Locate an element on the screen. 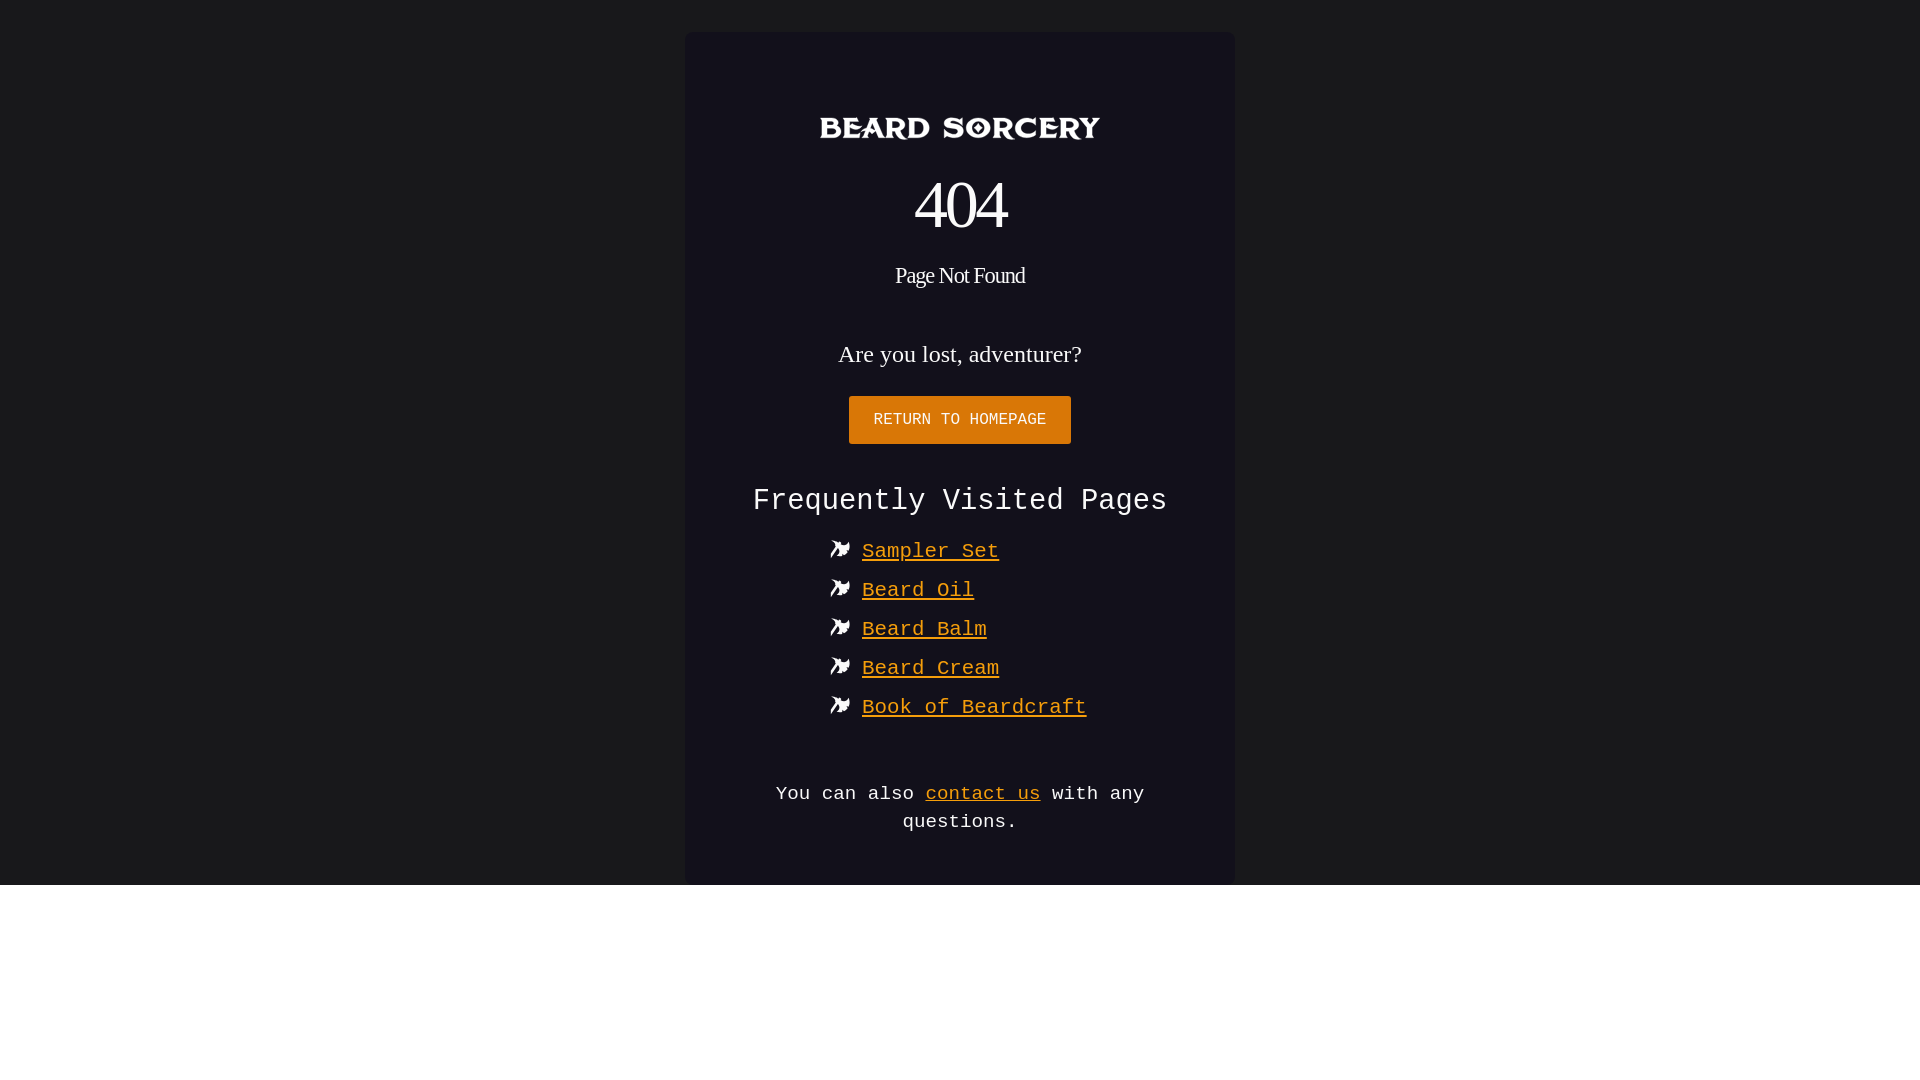  'Sampler Set' is located at coordinates (929, 551).